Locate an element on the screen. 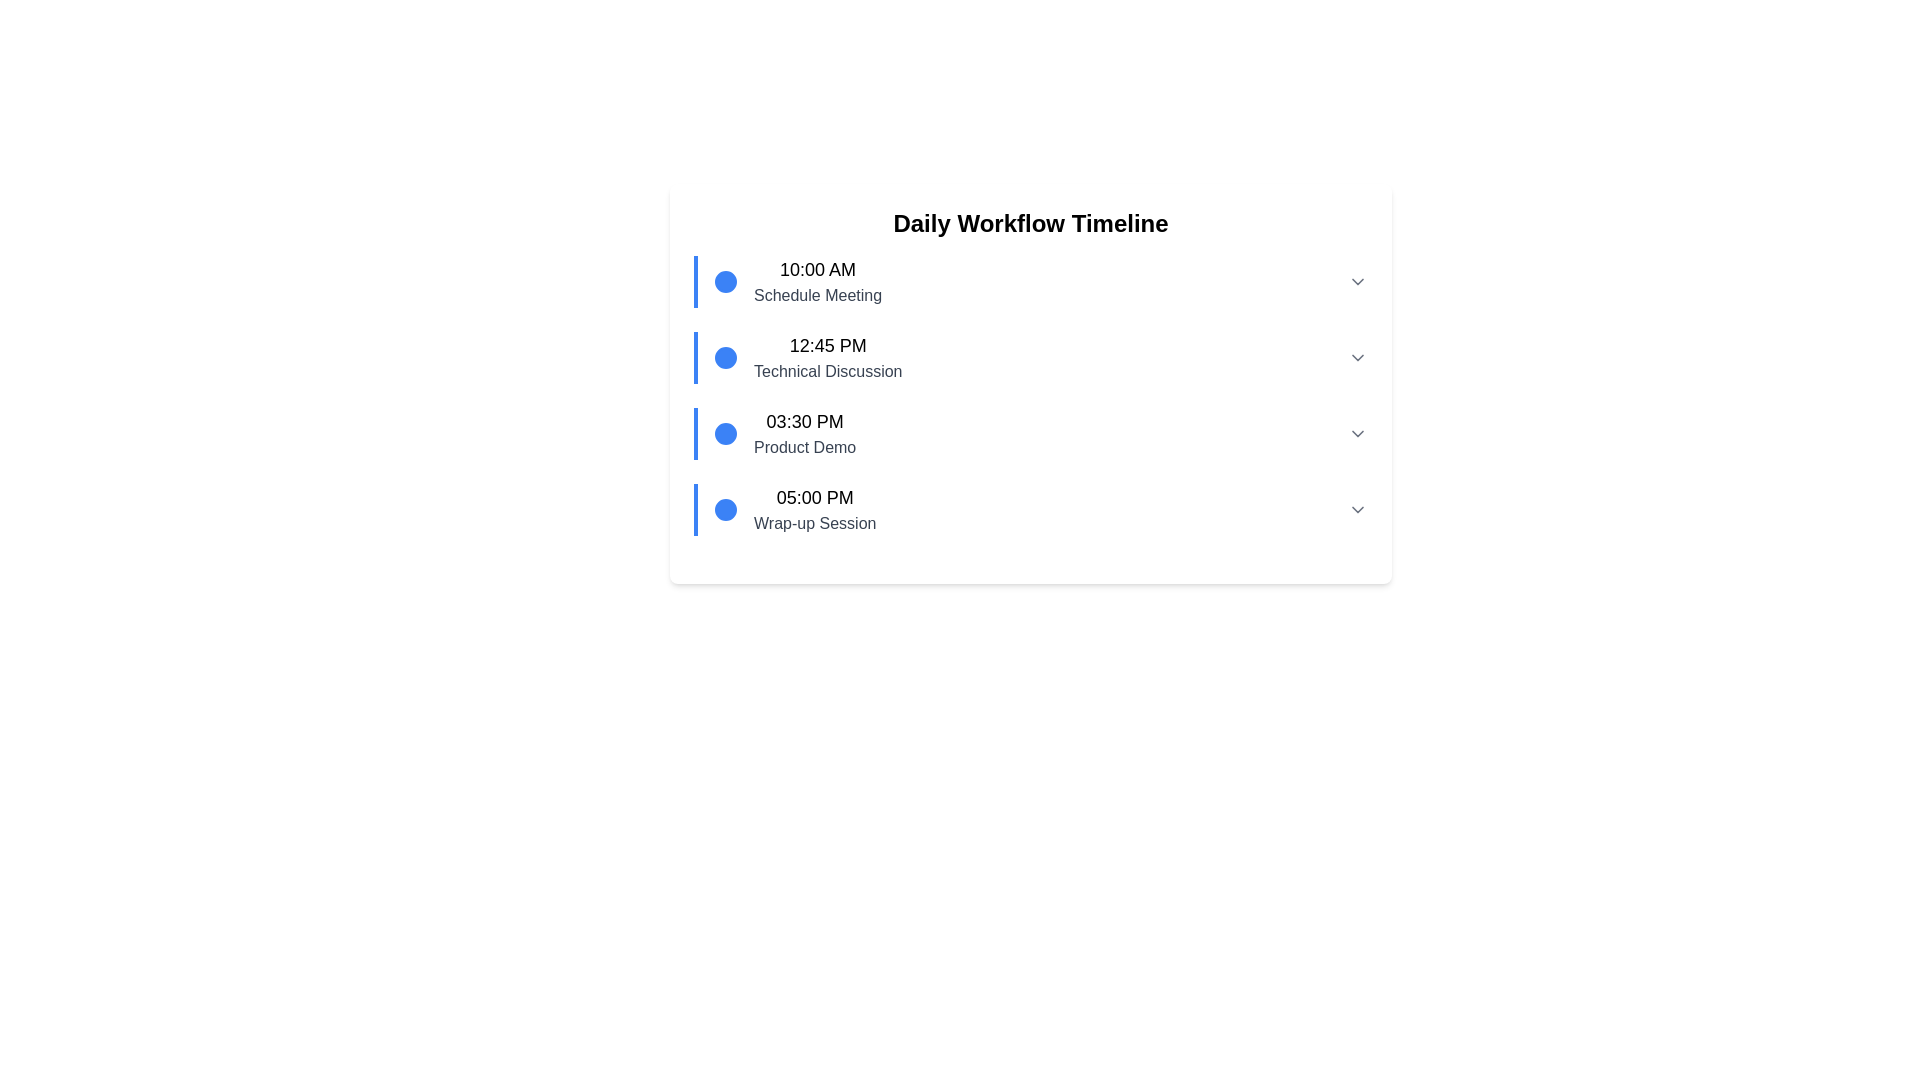  the text label 'Wrap-up Session' which is styled in gray and positioned below the time marker '05:00 PM' in the timeline is located at coordinates (815, 523).